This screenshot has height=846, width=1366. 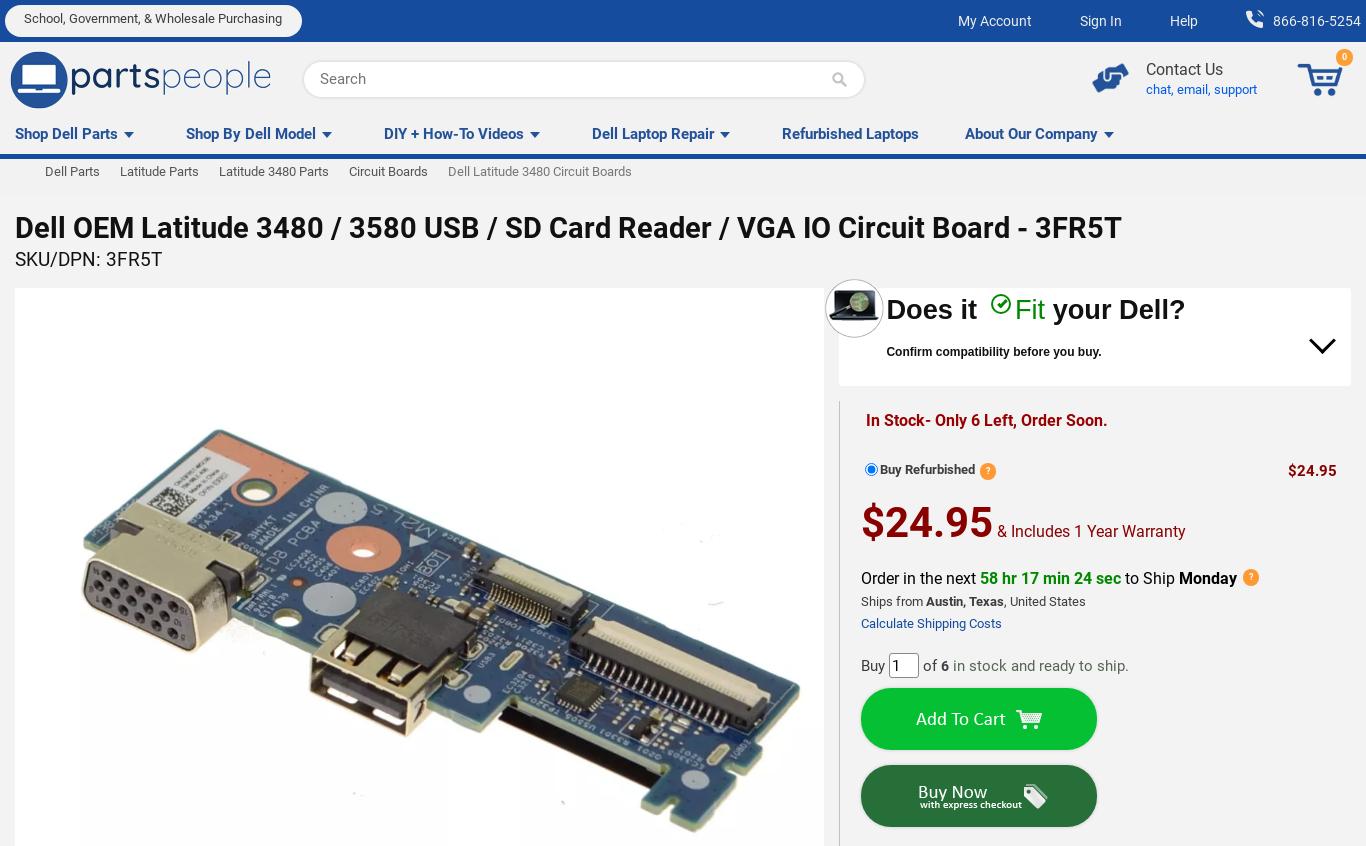 I want to click on 'Safe Shopping Guarantee', so click(x=97, y=238).